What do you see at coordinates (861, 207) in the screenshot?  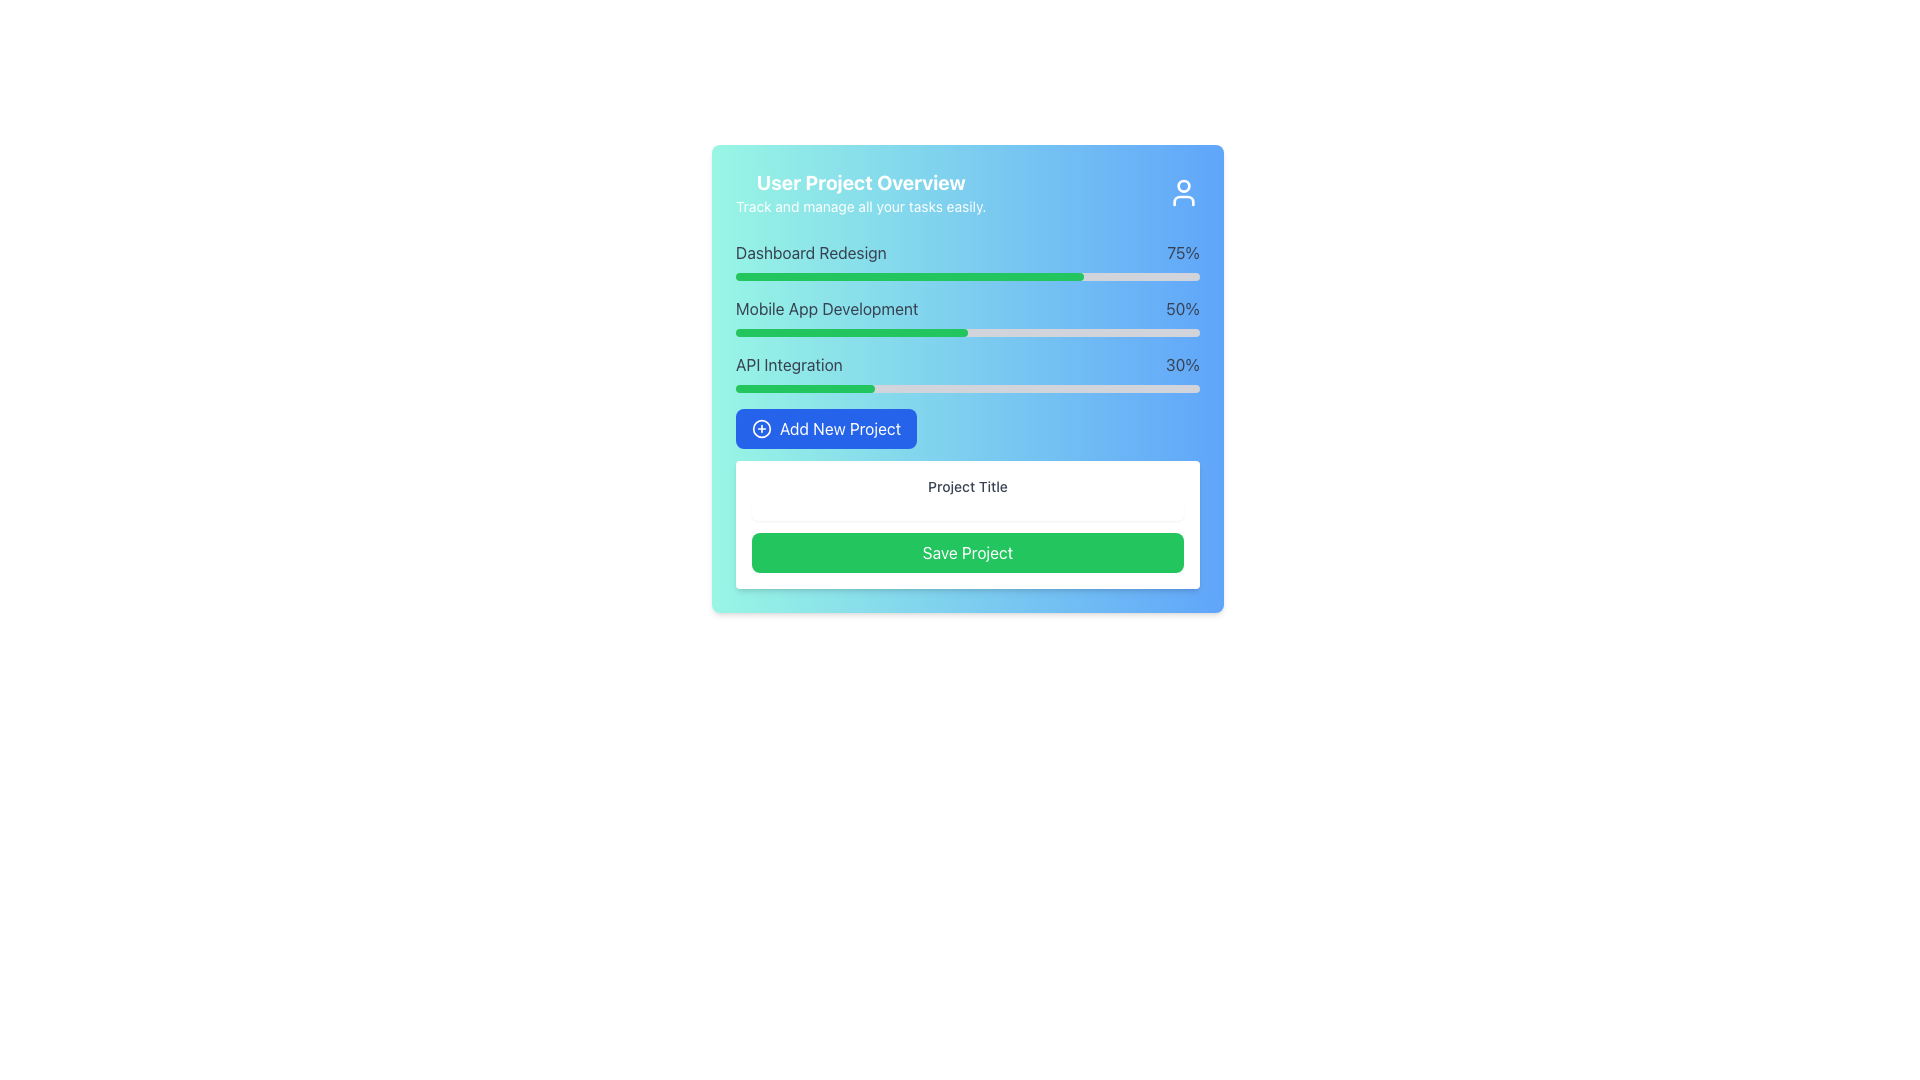 I see `the text label reading 'Track and manage all your tasks easily.' which is positioned below the heading 'User Project Overview'` at bounding box center [861, 207].